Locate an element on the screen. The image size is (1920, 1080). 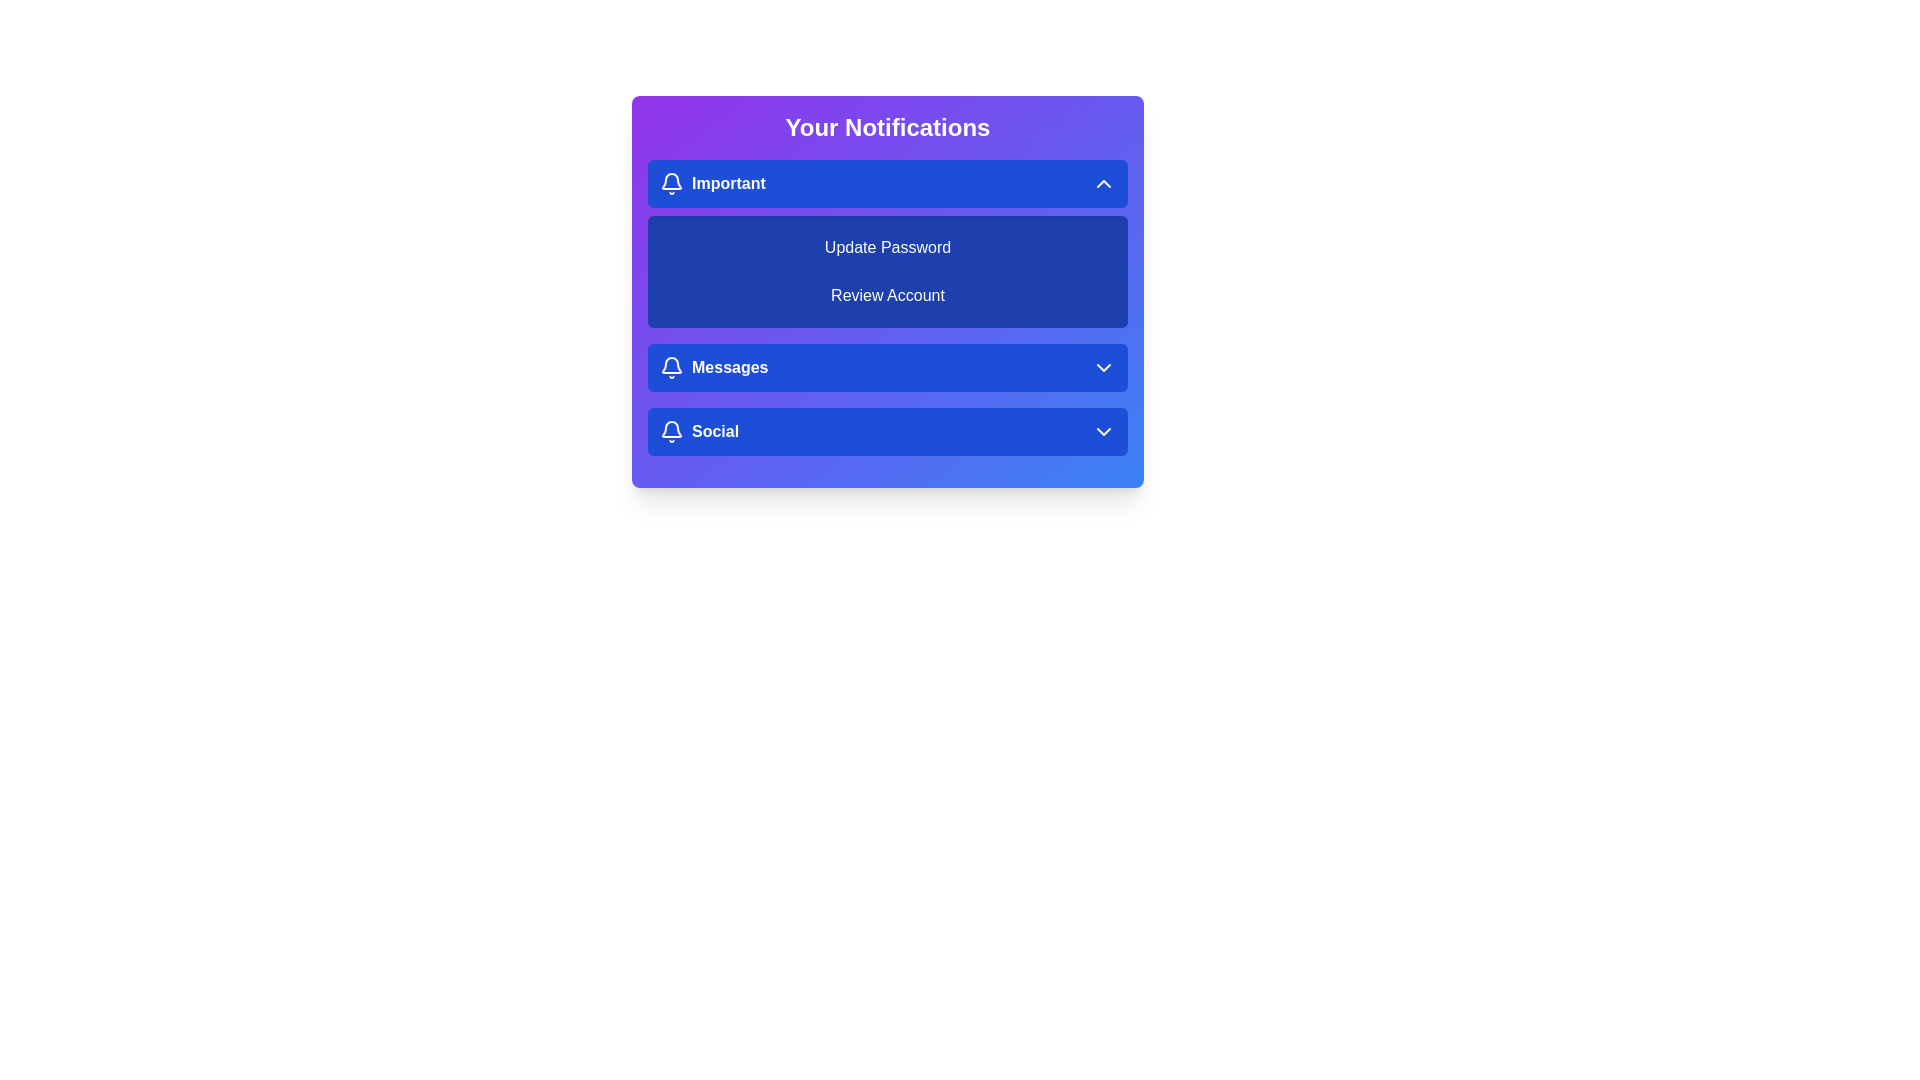
the notification category Social to preview its details is located at coordinates (887, 431).